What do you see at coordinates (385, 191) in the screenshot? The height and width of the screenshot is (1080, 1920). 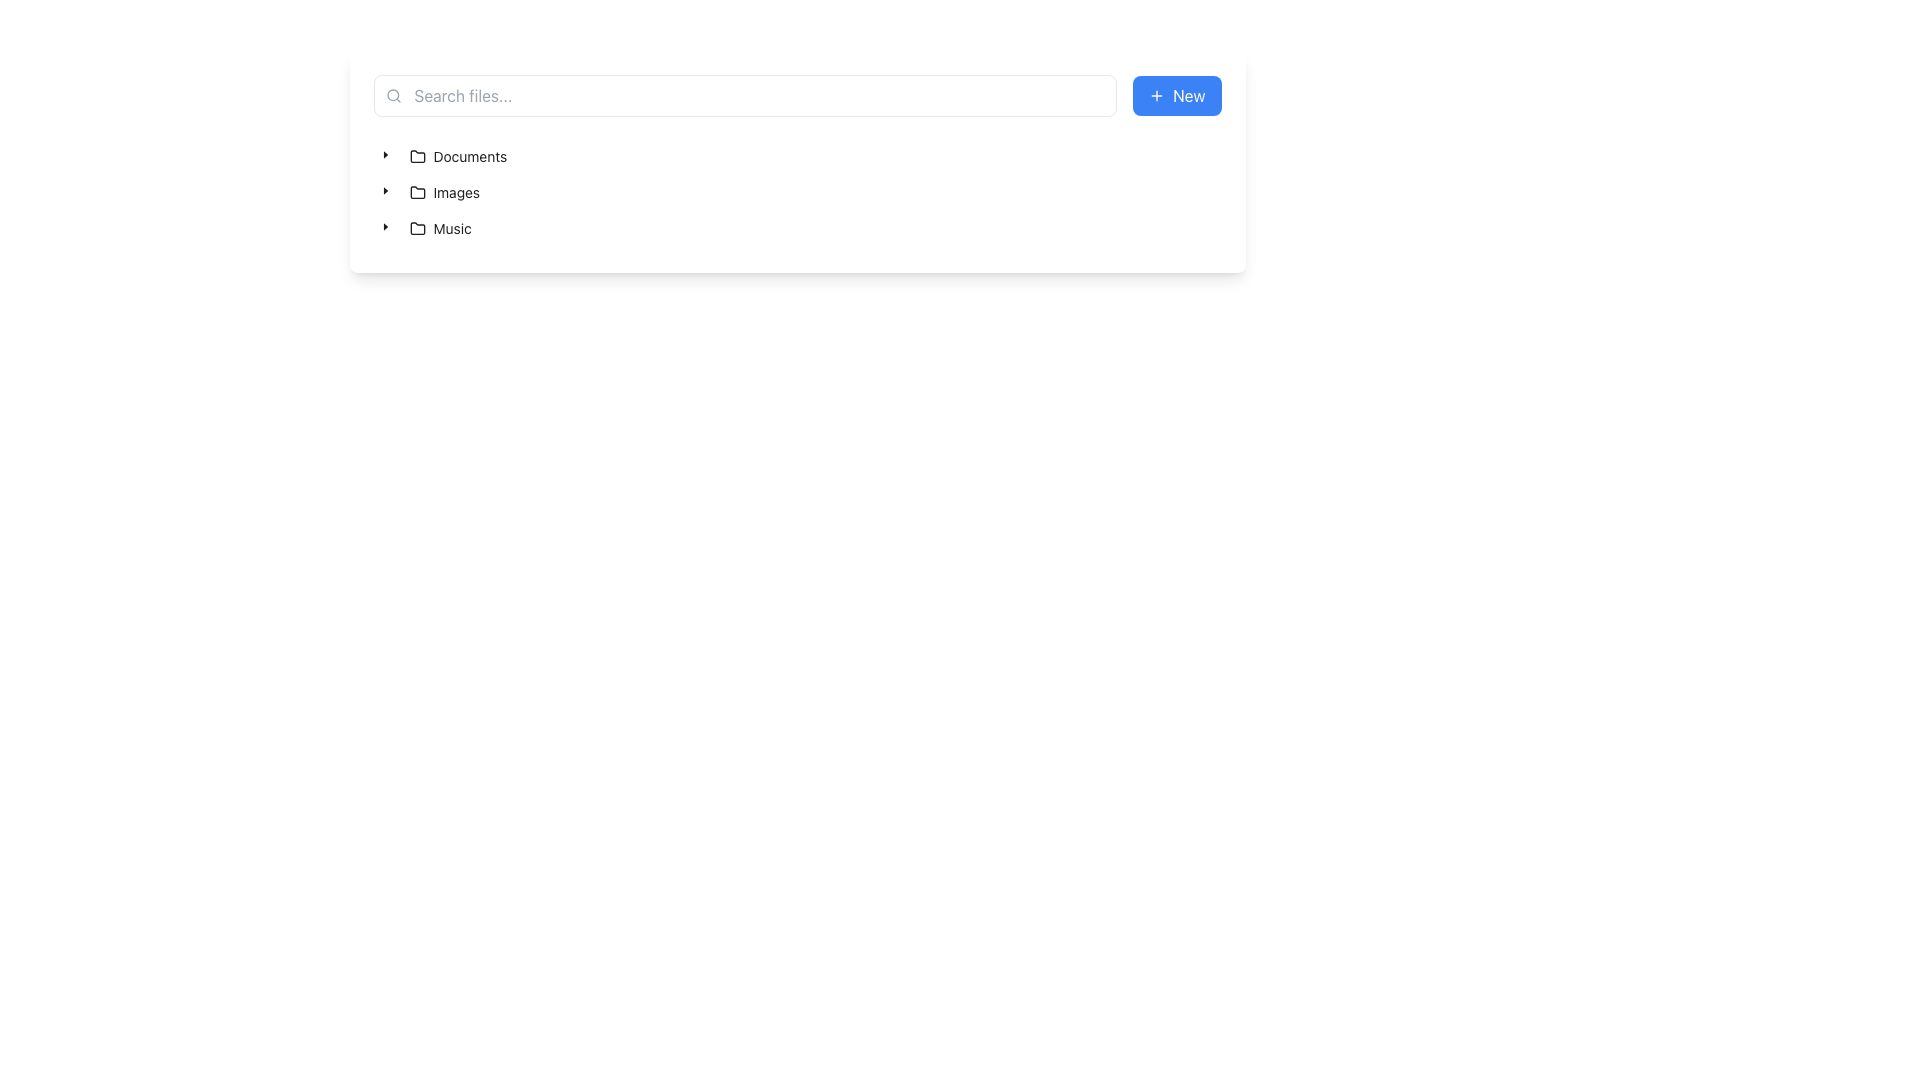 I see `the tree expansion toggle button` at bounding box center [385, 191].